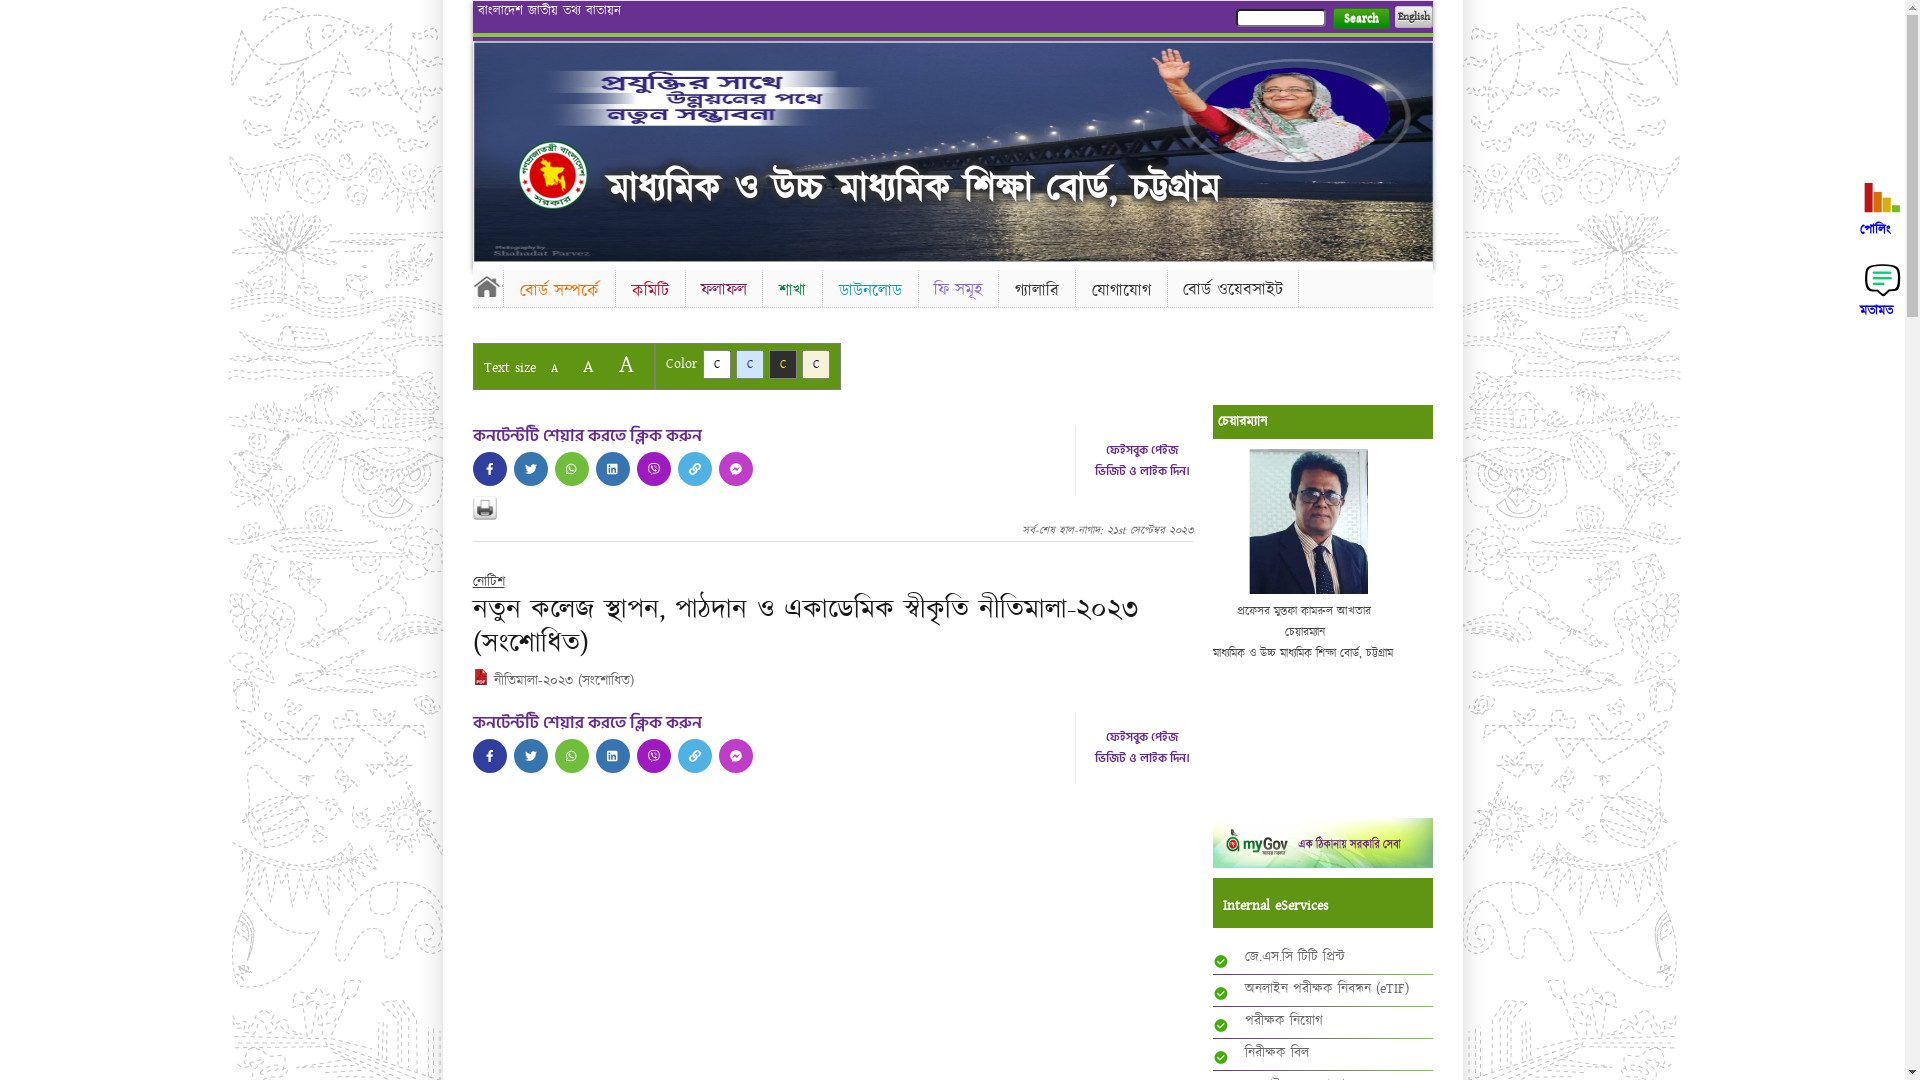 Image resolution: width=1920 pixels, height=1080 pixels. I want to click on 'A', so click(539, 368).